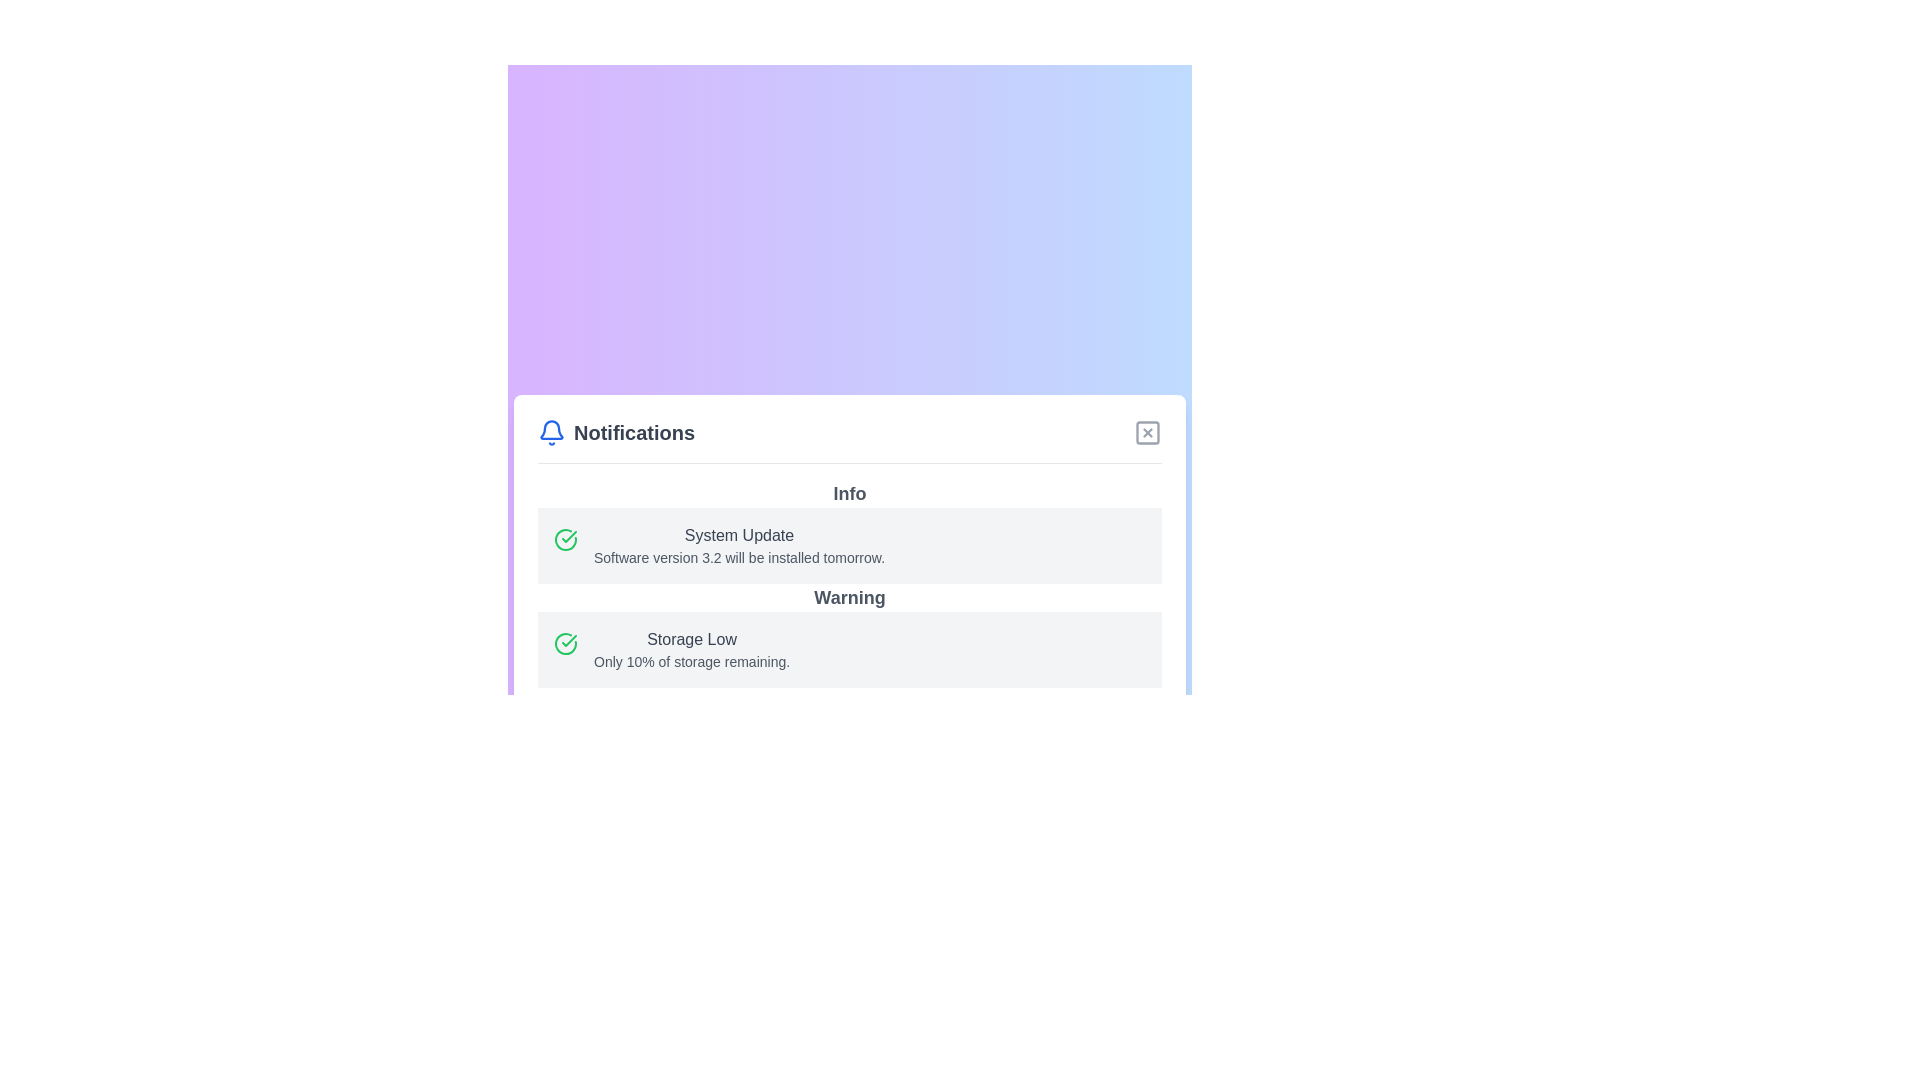 Image resolution: width=1920 pixels, height=1080 pixels. What do you see at coordinates (849, 596) in the screenshot?
I see `the text label displaying 'Warning' in a bold and capitalized format, which is centrally positioned within the notification panel` at bounding box center [849, 596].